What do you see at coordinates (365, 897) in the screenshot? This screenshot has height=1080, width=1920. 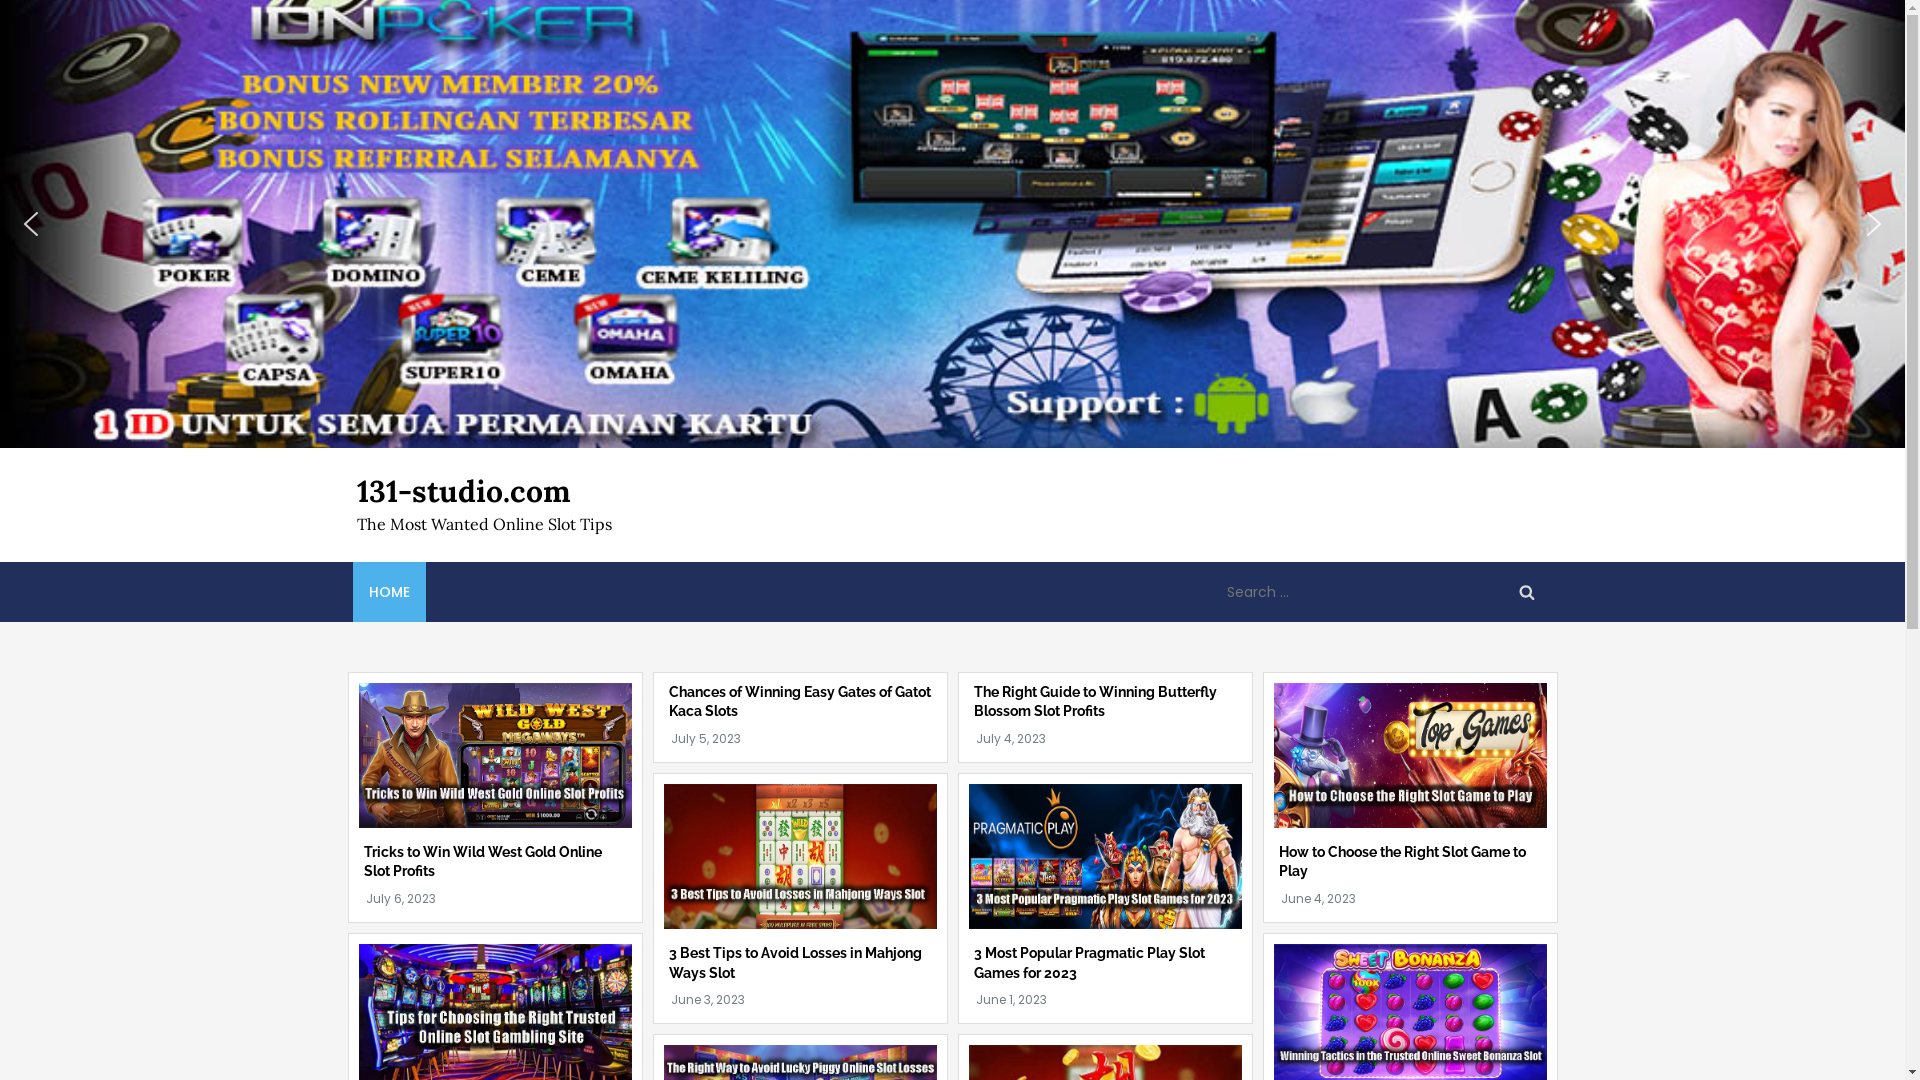 I see `'July 6, 2023'` at bounding box center [365, 897].